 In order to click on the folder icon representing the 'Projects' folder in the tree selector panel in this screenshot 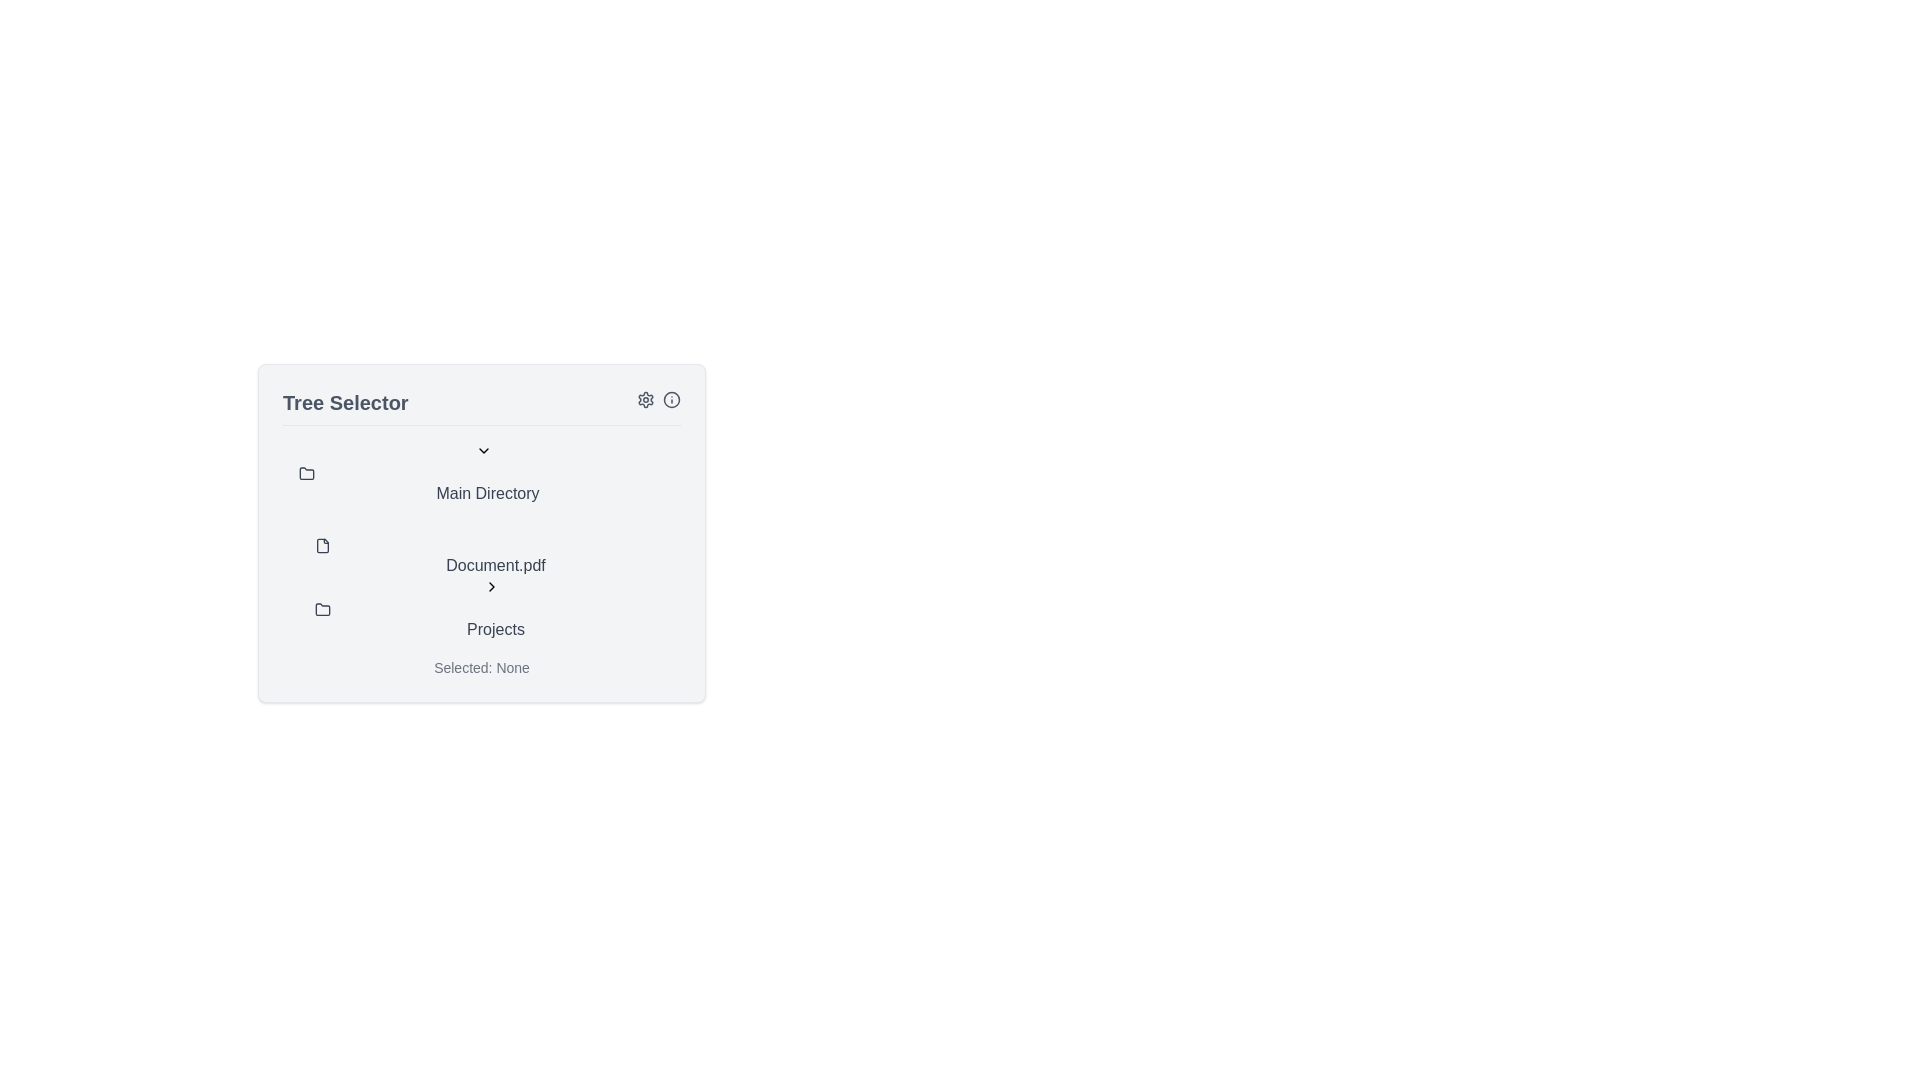, I will do `click(322, 608)`.